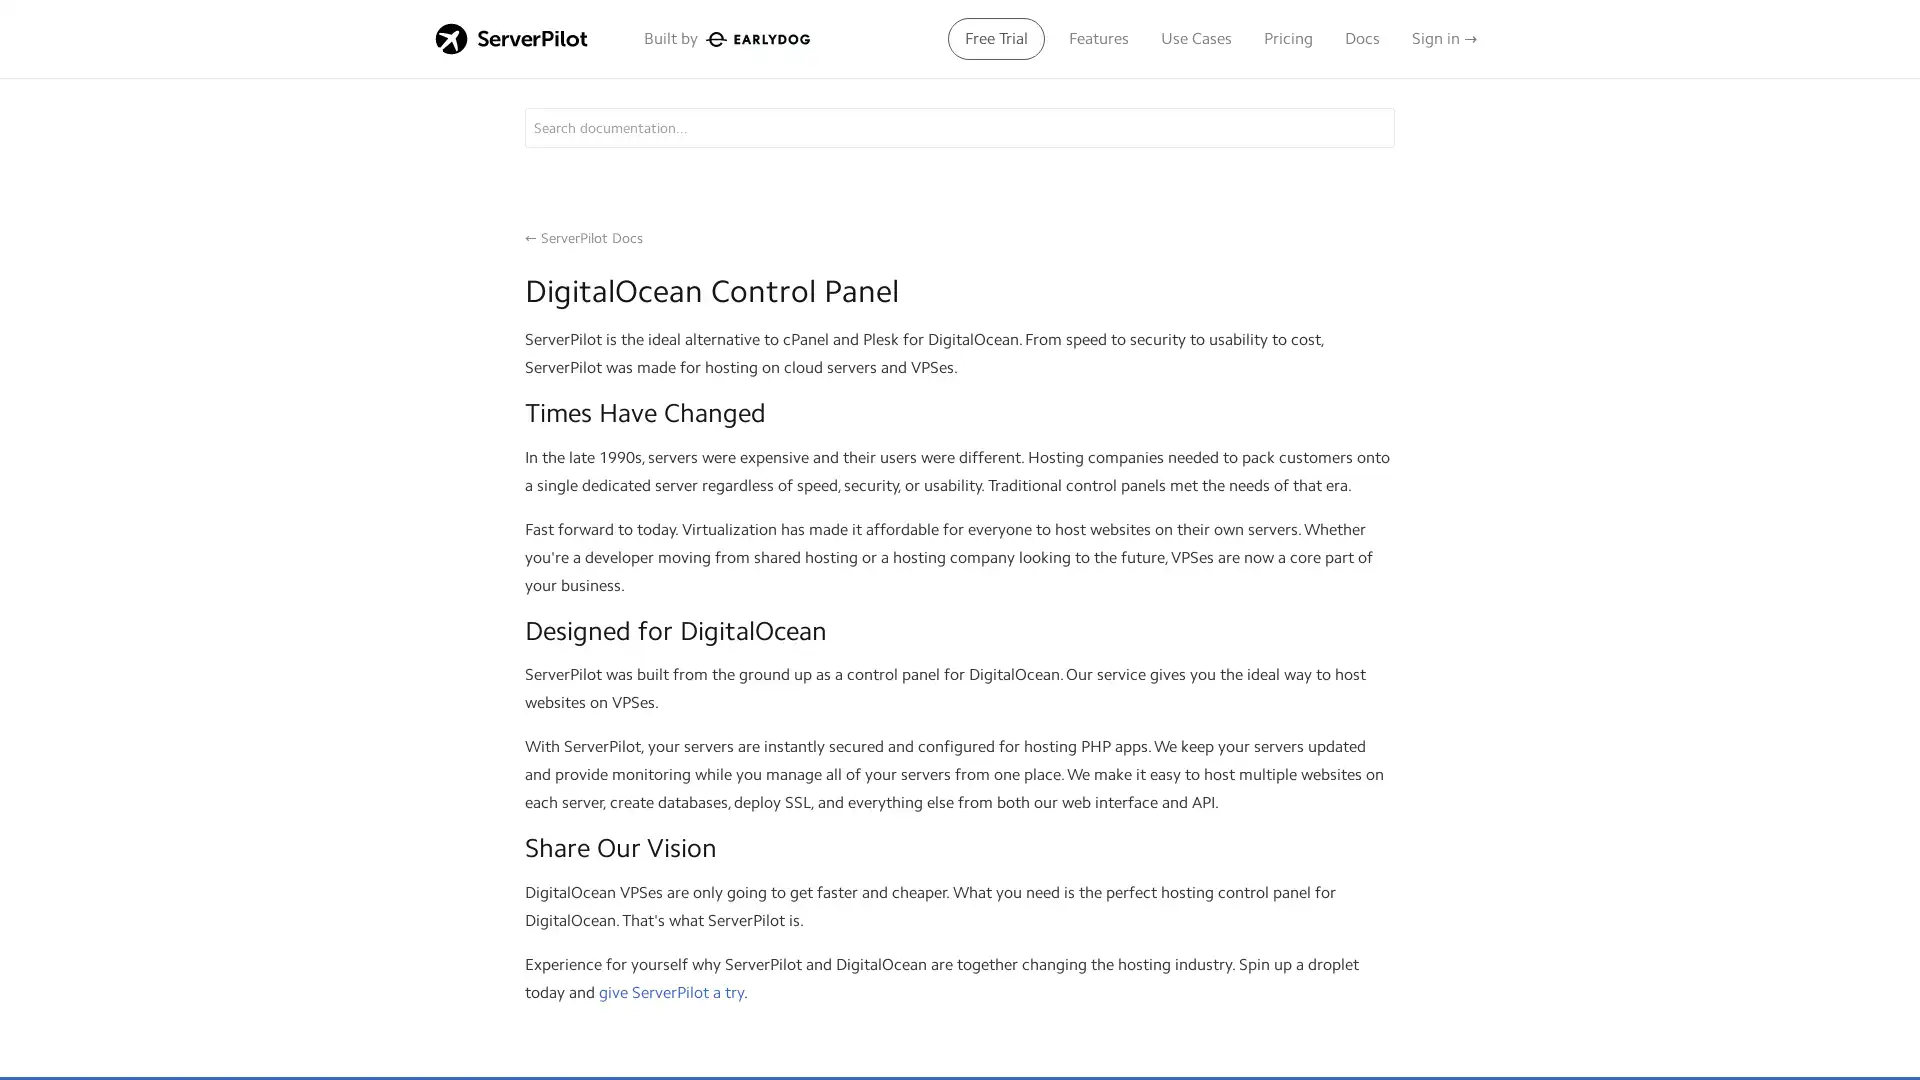 The height and width of the screenshot is (1080, 1920). What do you see at coordinates (1288, 38) in the screenshot?
I see `Pricing` at bounding box center [1288, 38].